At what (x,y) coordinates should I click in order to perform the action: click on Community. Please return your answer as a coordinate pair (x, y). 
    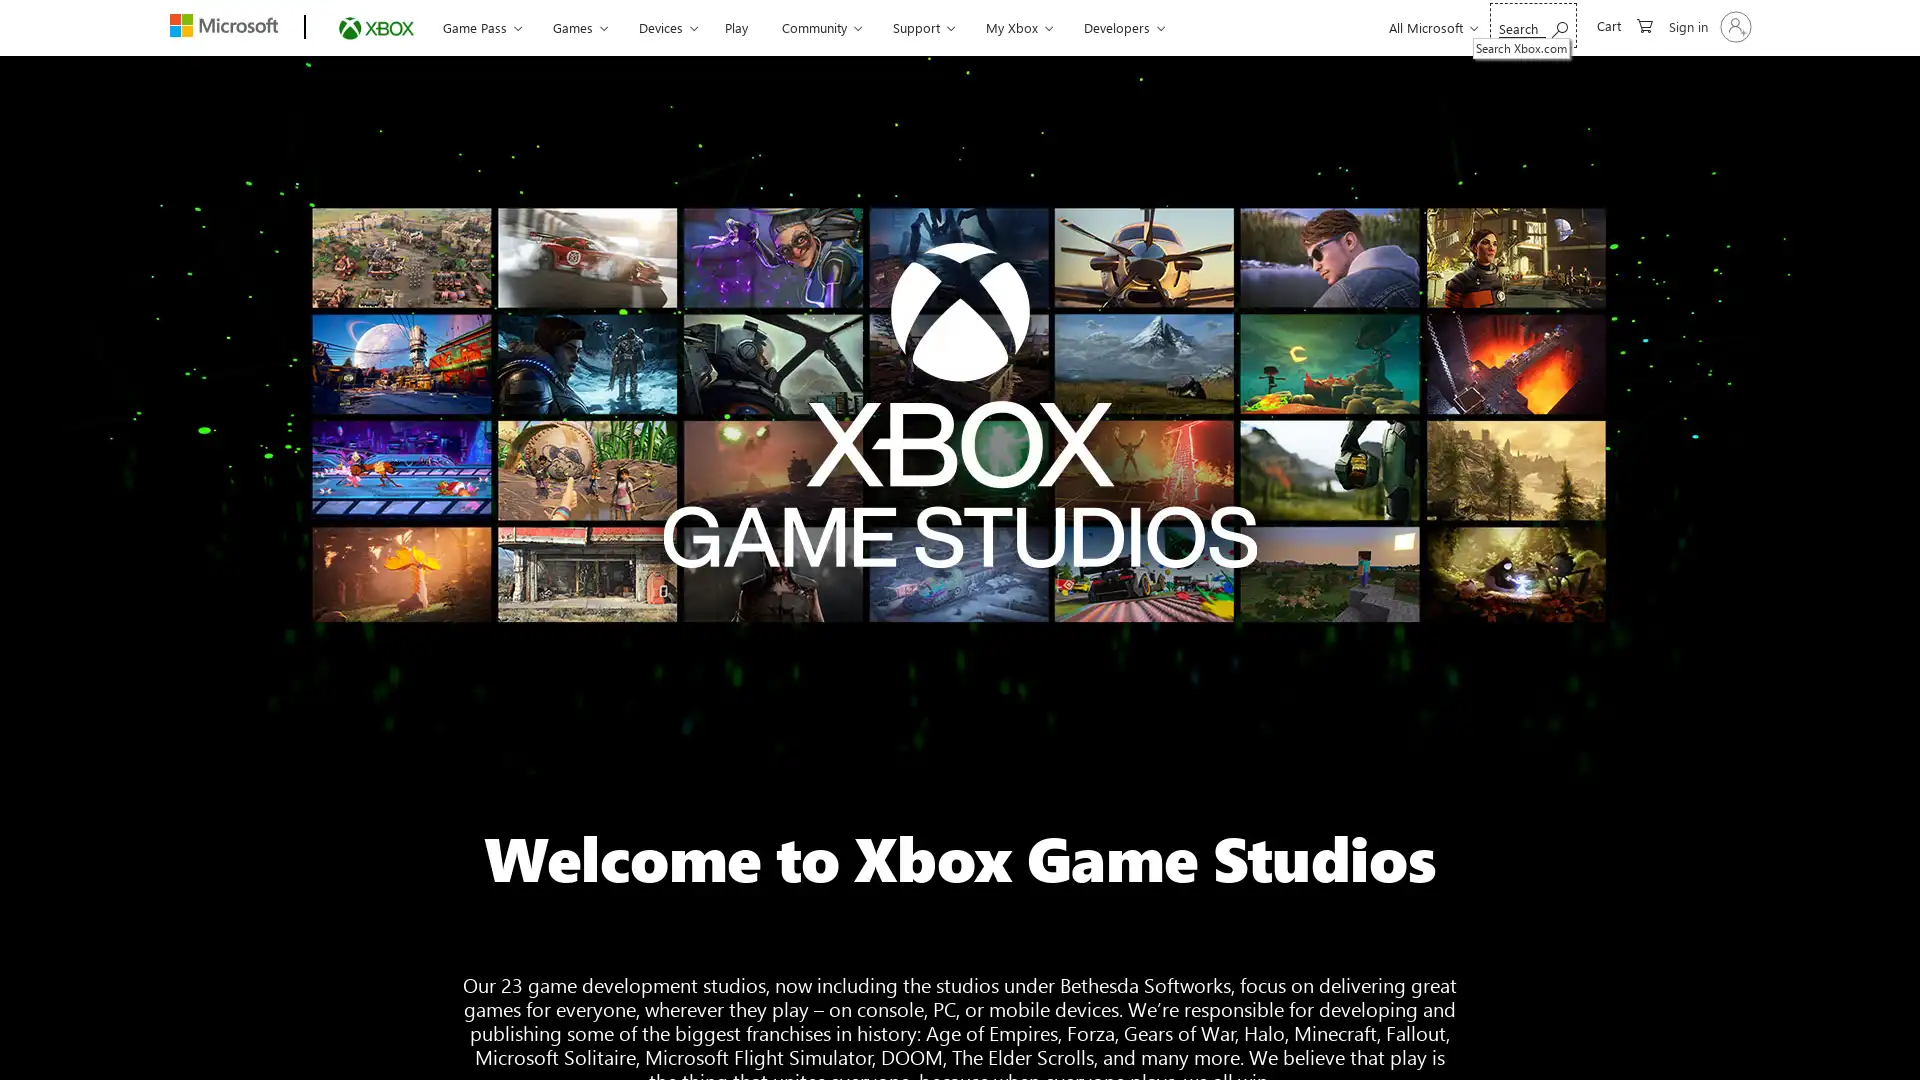
    Looking at the image, I should click on (805, 27).